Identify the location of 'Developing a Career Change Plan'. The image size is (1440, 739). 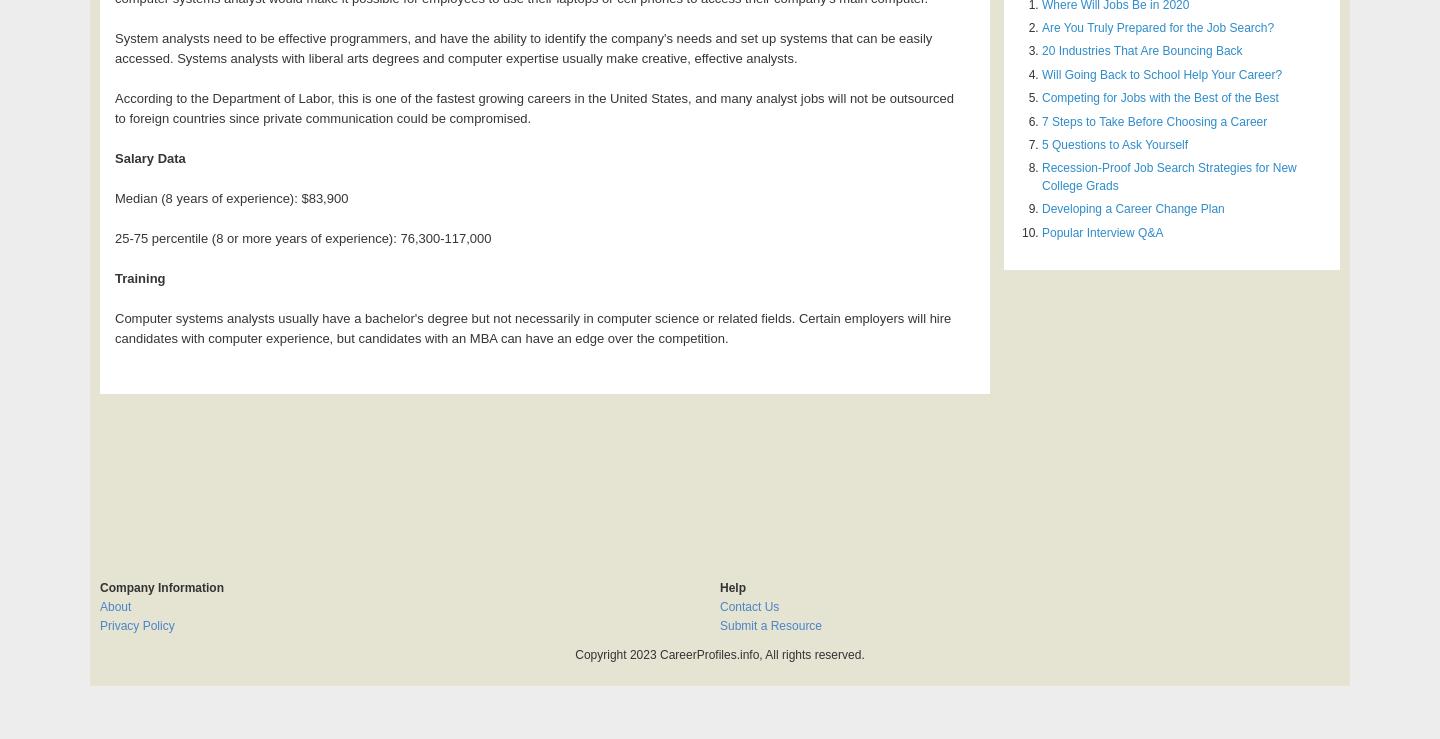
(1131, 207).